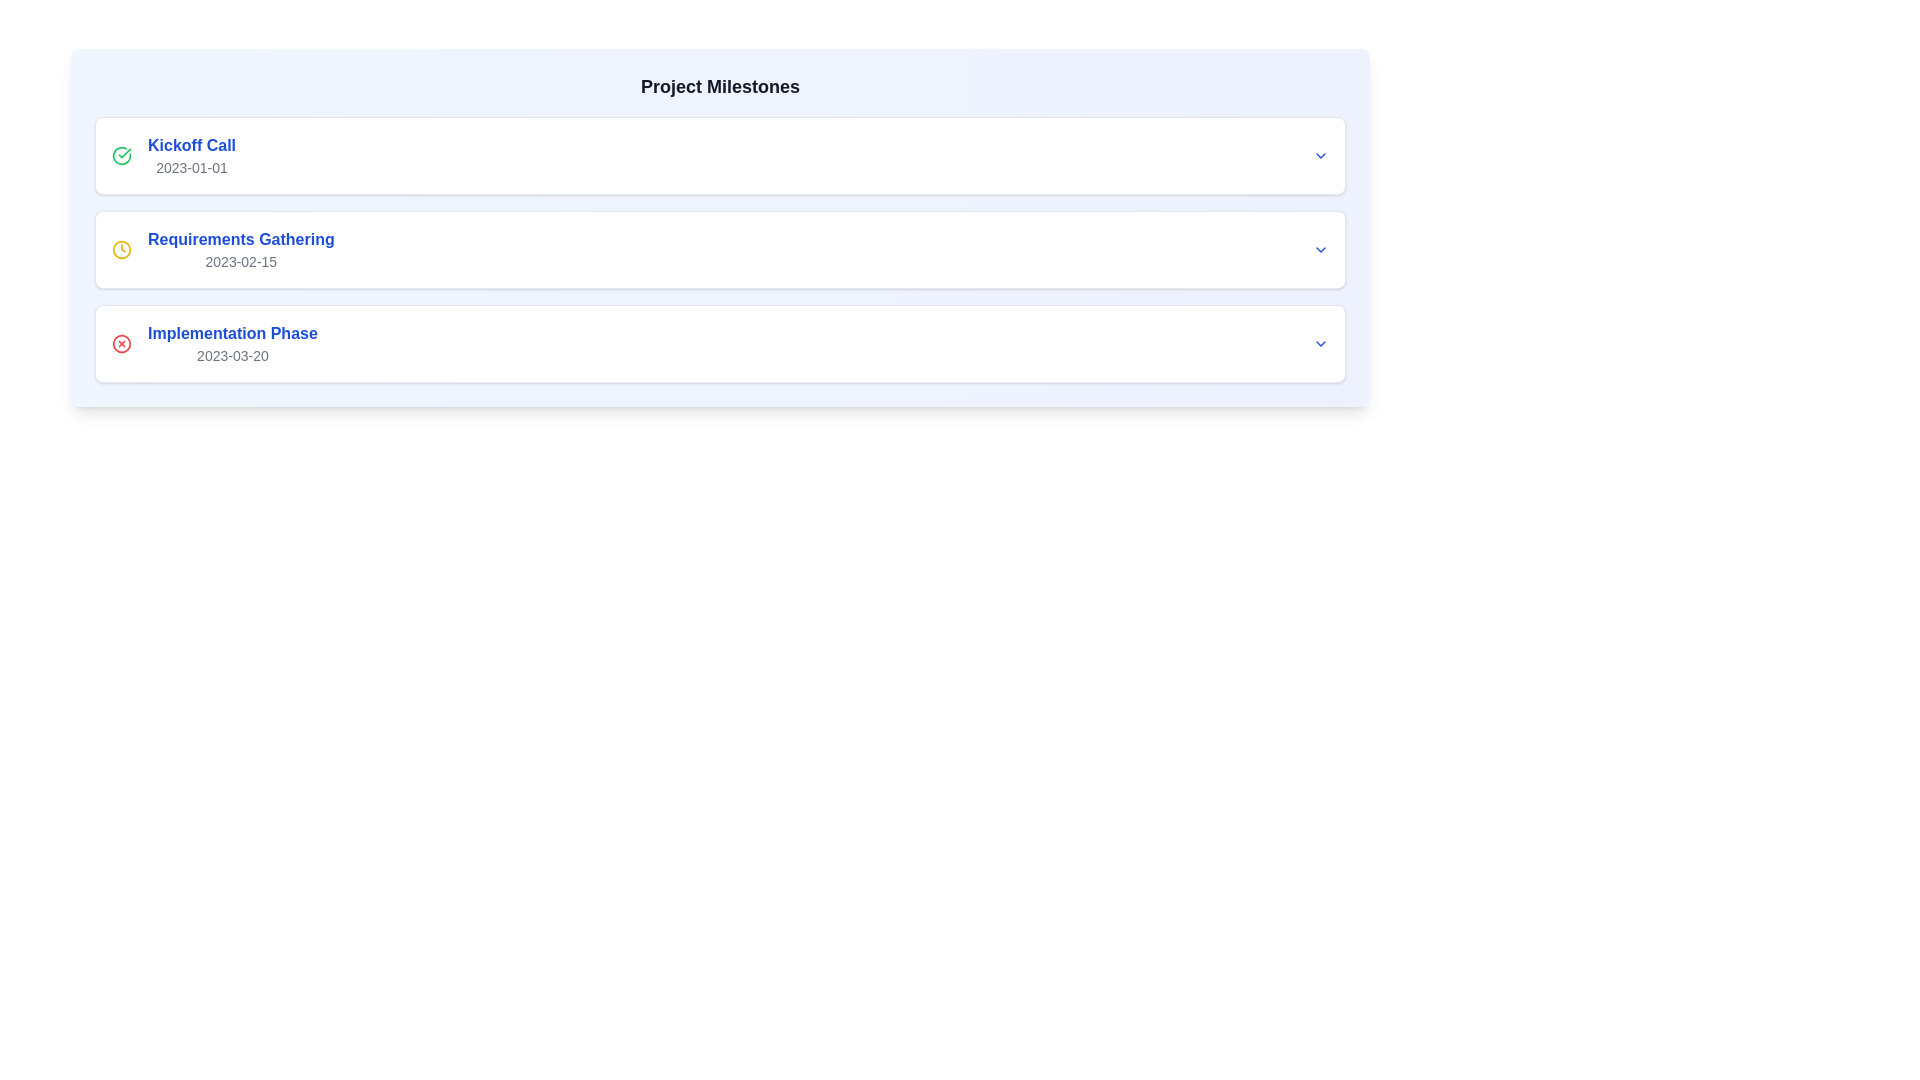 Image resolution: width=1920 pixels, height=1080 pixels. What do you see at coordinates (720, 342) in the screenshot?
I see `details of the Milestone card titled 'Implementation Phase' dated '2023-03-20', which is the third card in a vertical stack of milestones` at bounding box center [720, 342].